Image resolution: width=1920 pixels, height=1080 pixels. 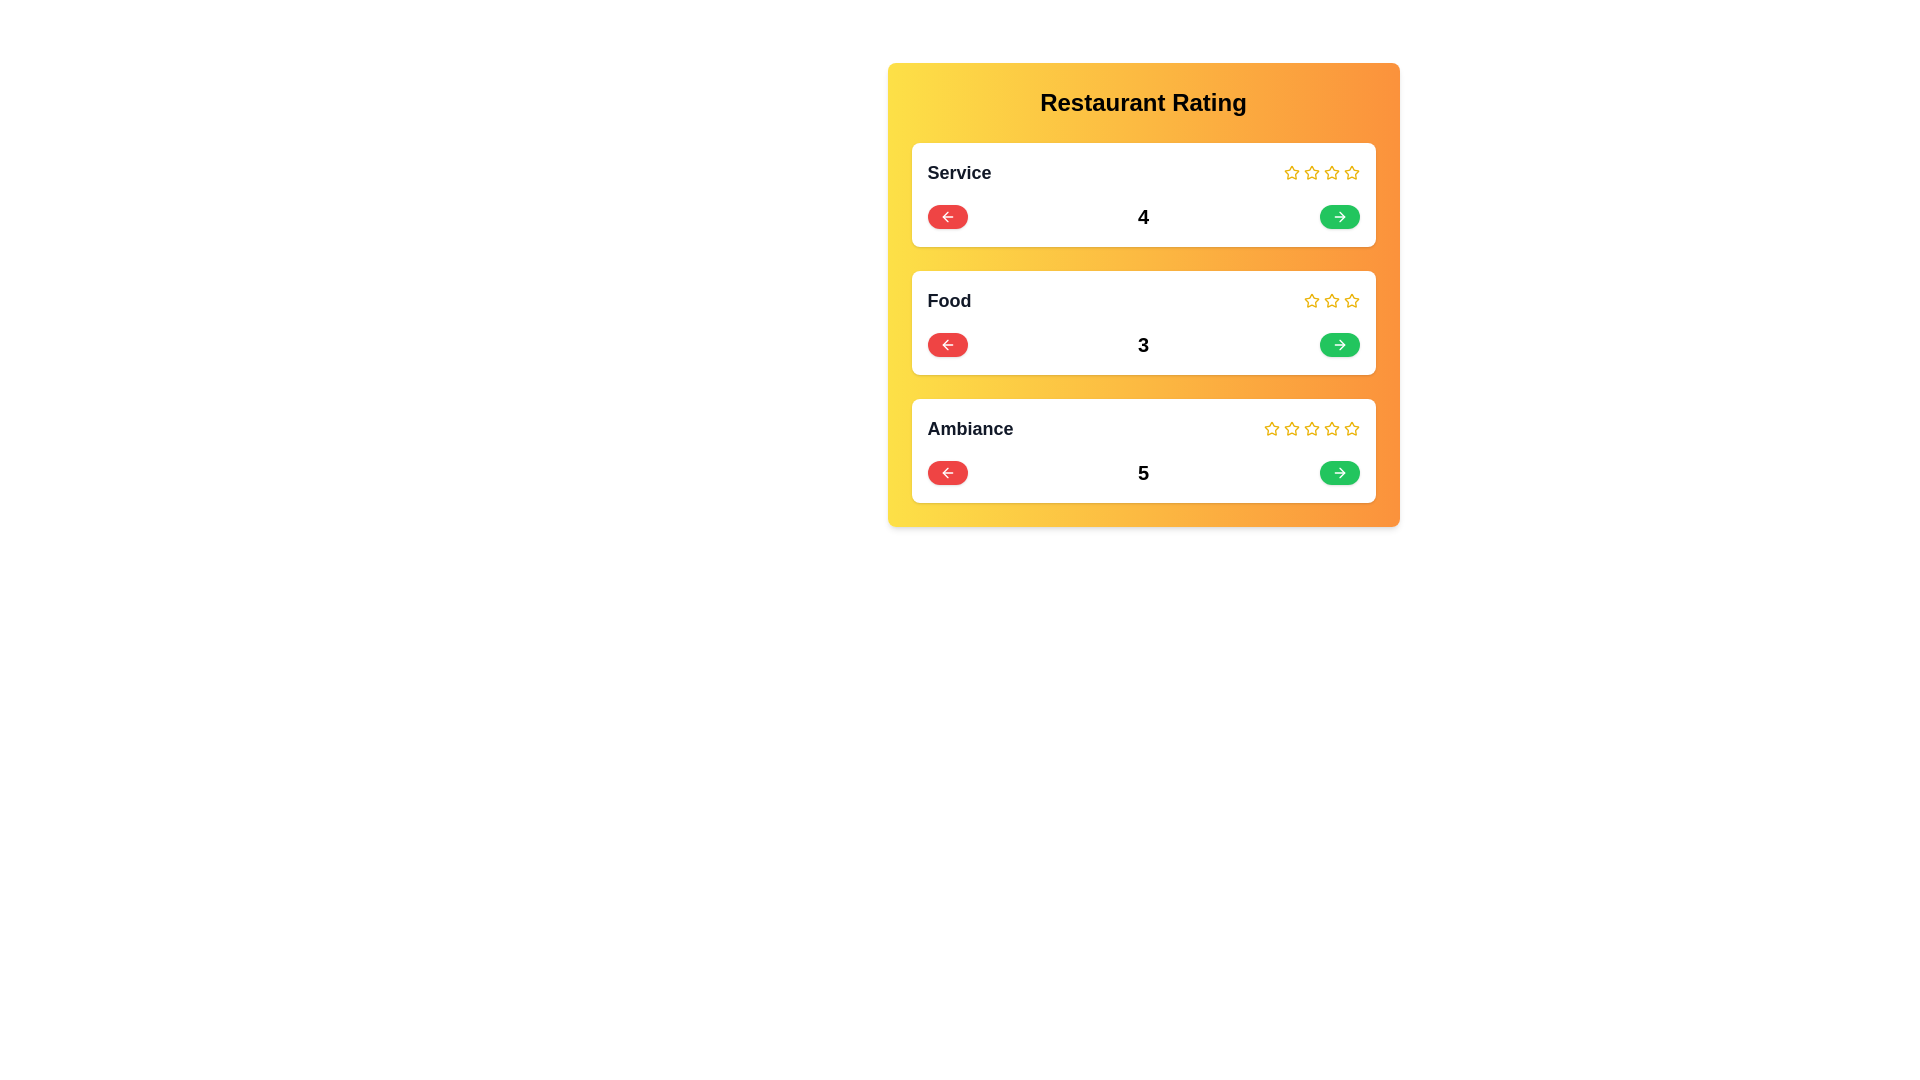 I want to click on the 'Food' rating card, which is the second card in a vertical stack of three cards, so click(x=1143, y=300).